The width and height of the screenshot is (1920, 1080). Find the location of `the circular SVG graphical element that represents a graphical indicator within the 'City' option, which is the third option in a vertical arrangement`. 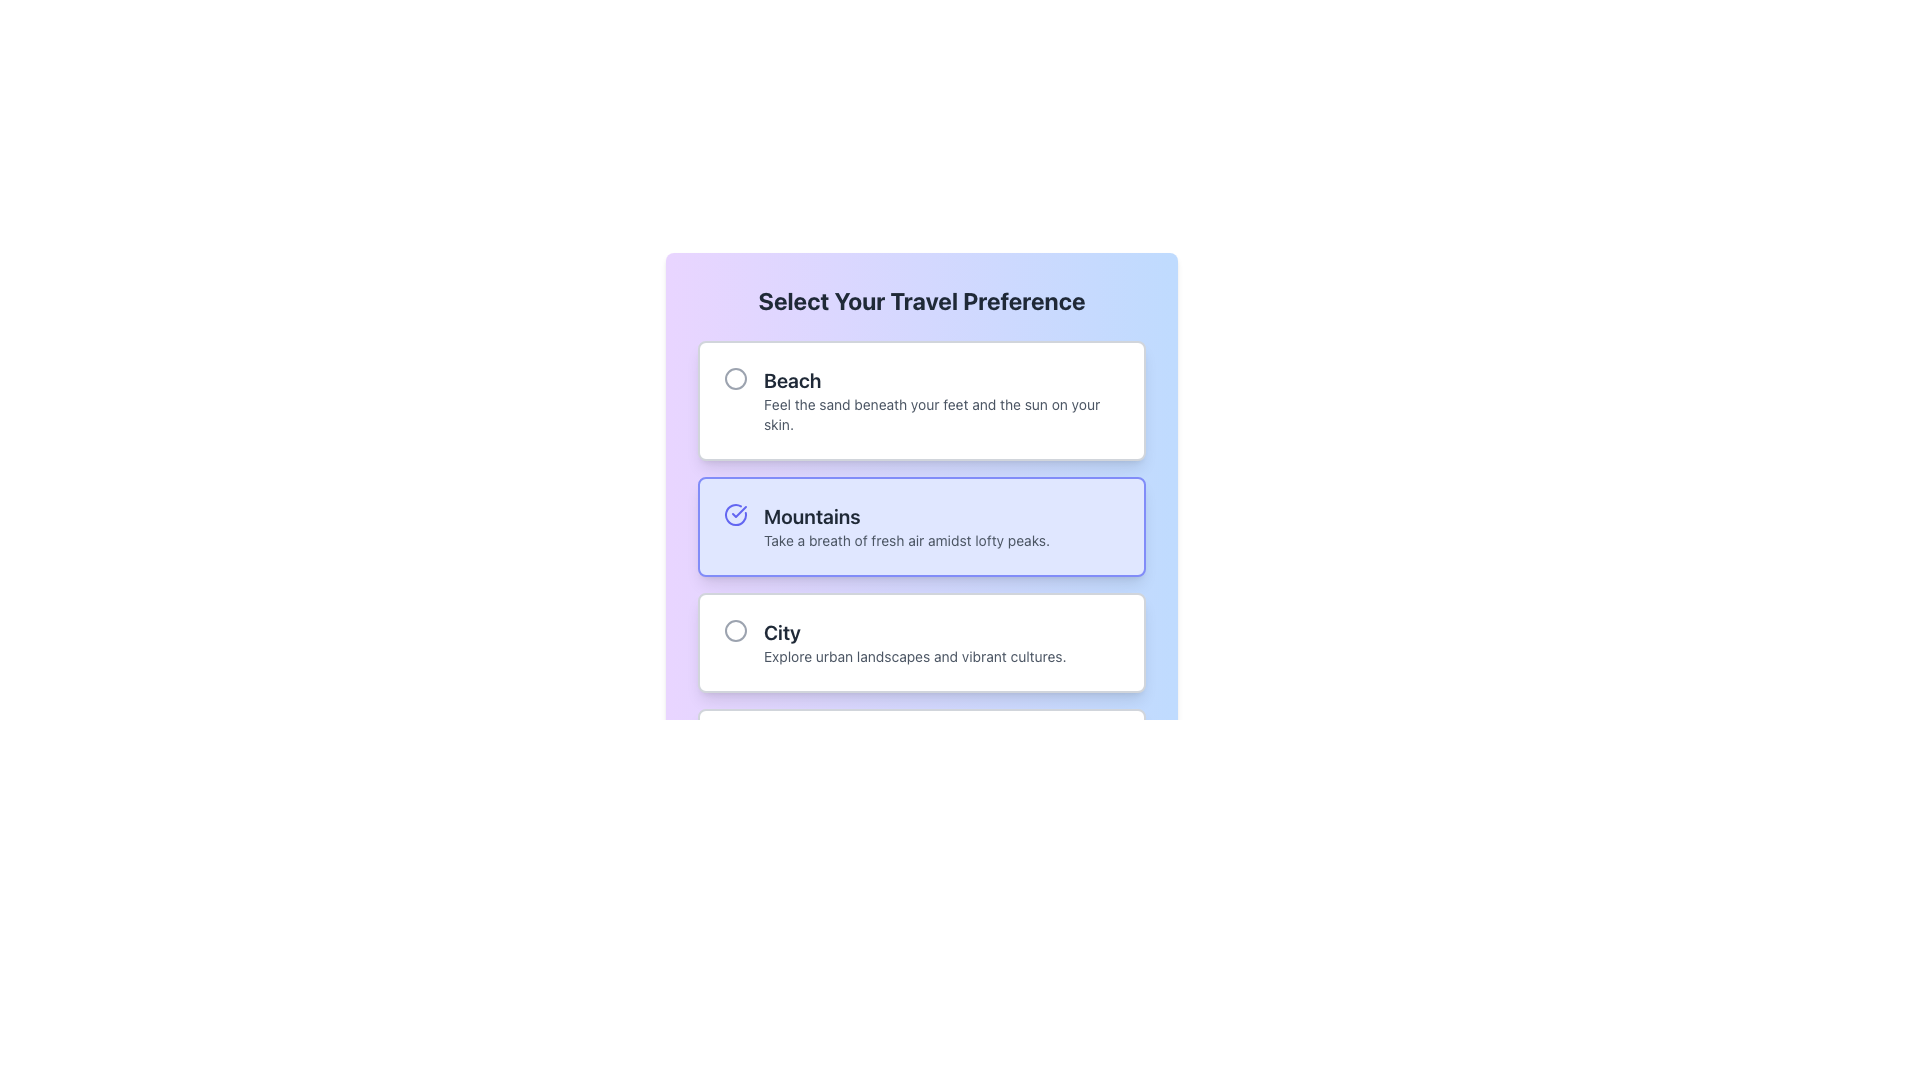

the circular SVG graphical element that represents a graphical indicator within the 'City' option, which is the third option in a vertical arrangement is located at coordinates (734, 631).